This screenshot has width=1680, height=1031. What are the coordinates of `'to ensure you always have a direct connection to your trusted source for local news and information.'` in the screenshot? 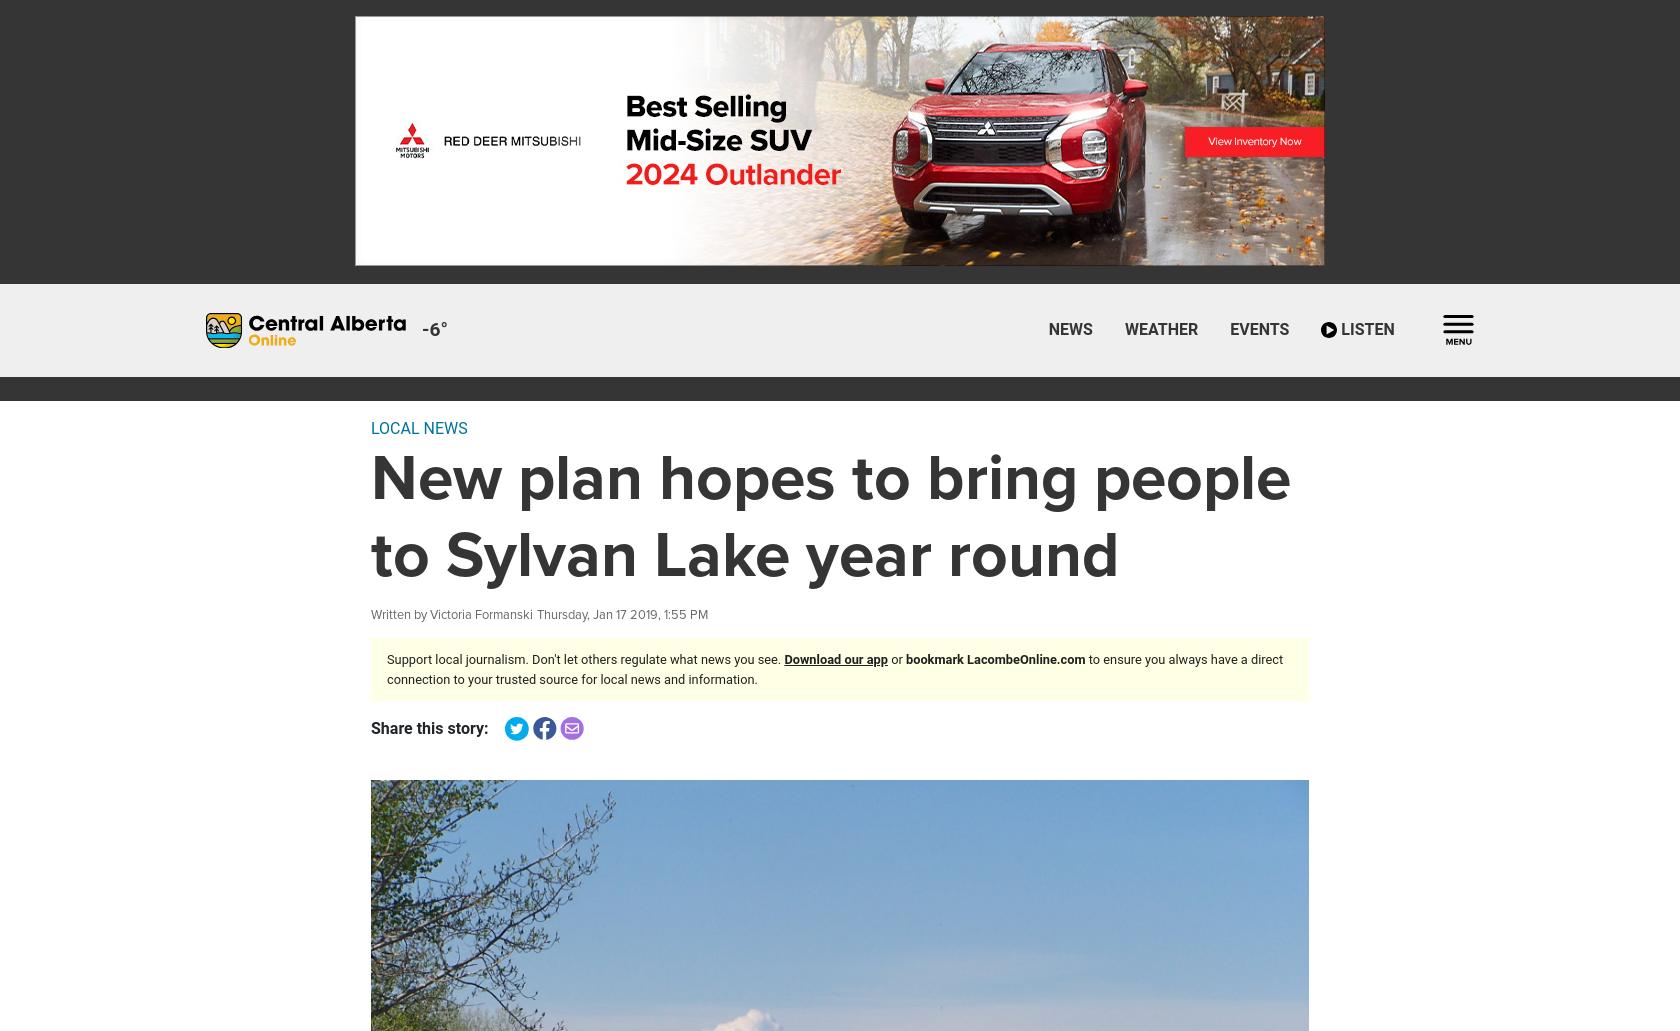 It's located at (387, 669).